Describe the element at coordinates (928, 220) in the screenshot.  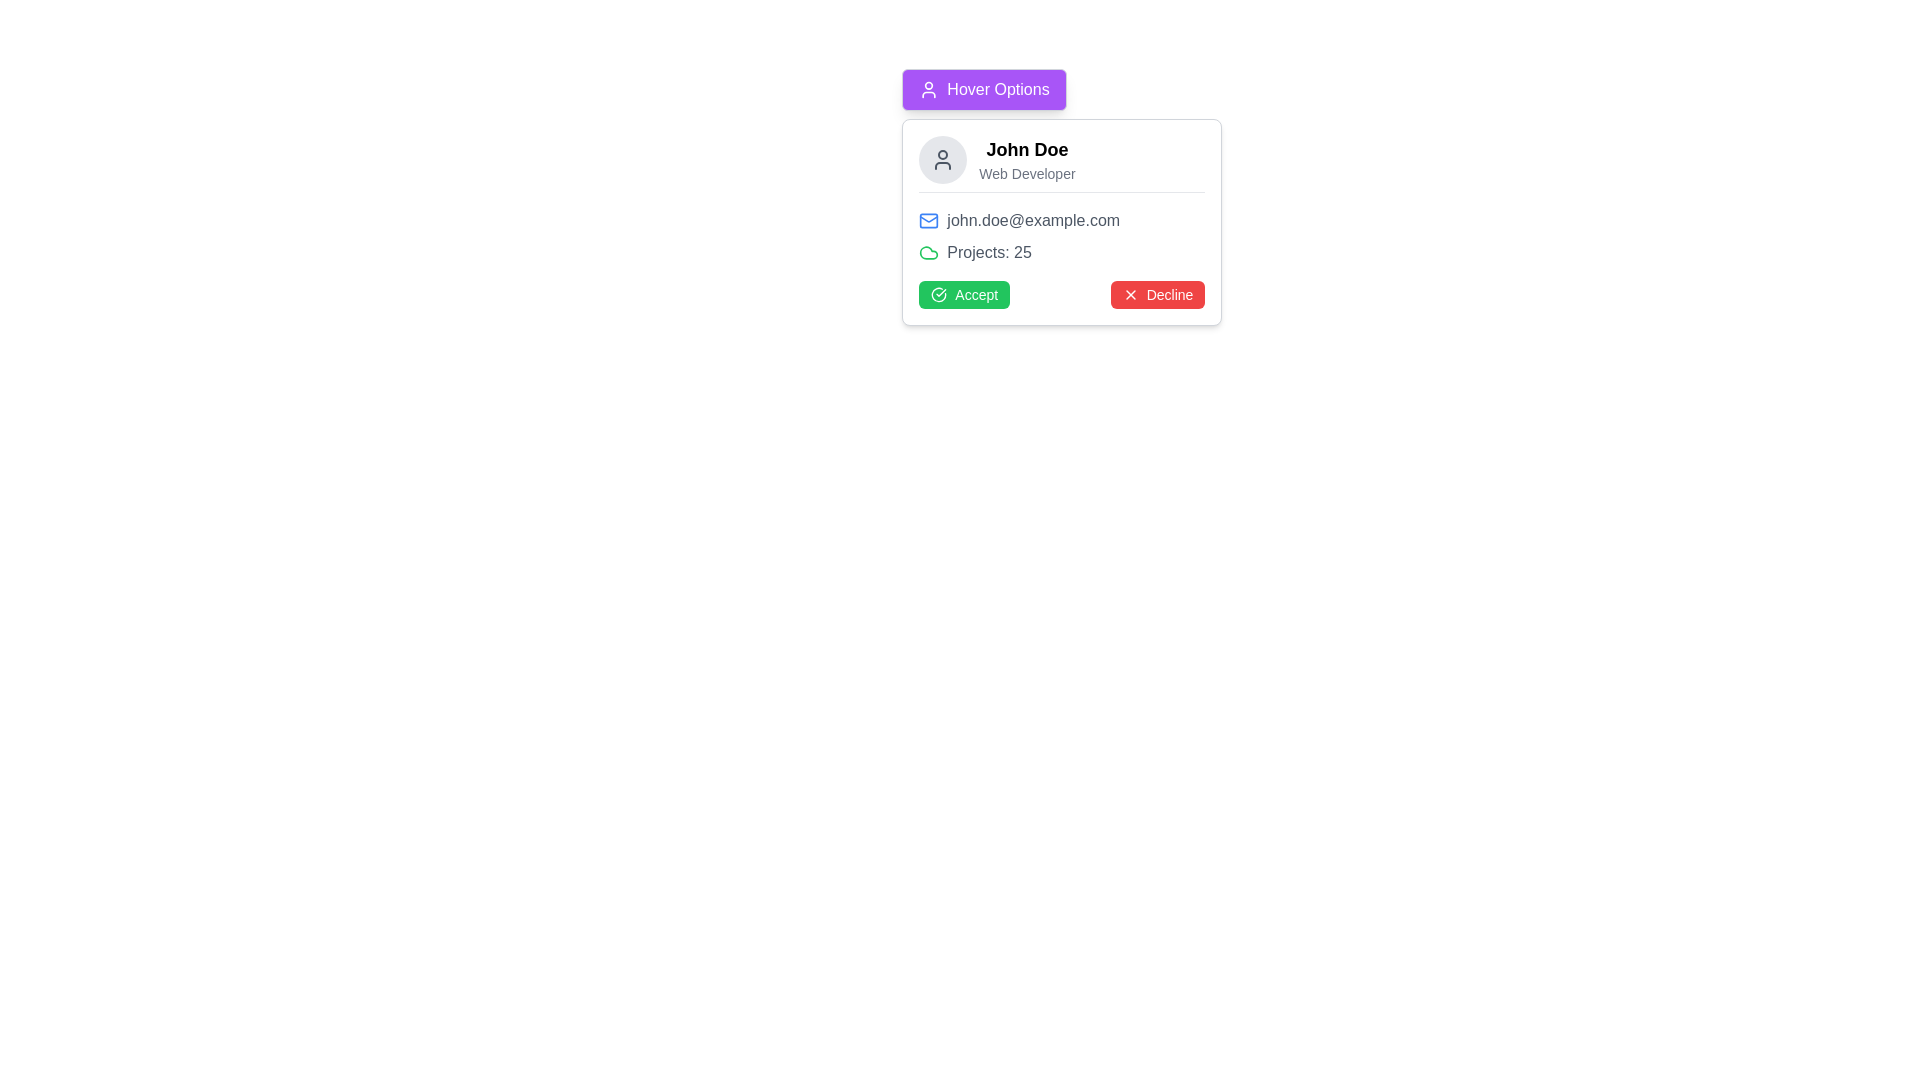
I see `the rectangular component of the mail icon located to the left of the email address 'john.doe@example.com'` at that location.